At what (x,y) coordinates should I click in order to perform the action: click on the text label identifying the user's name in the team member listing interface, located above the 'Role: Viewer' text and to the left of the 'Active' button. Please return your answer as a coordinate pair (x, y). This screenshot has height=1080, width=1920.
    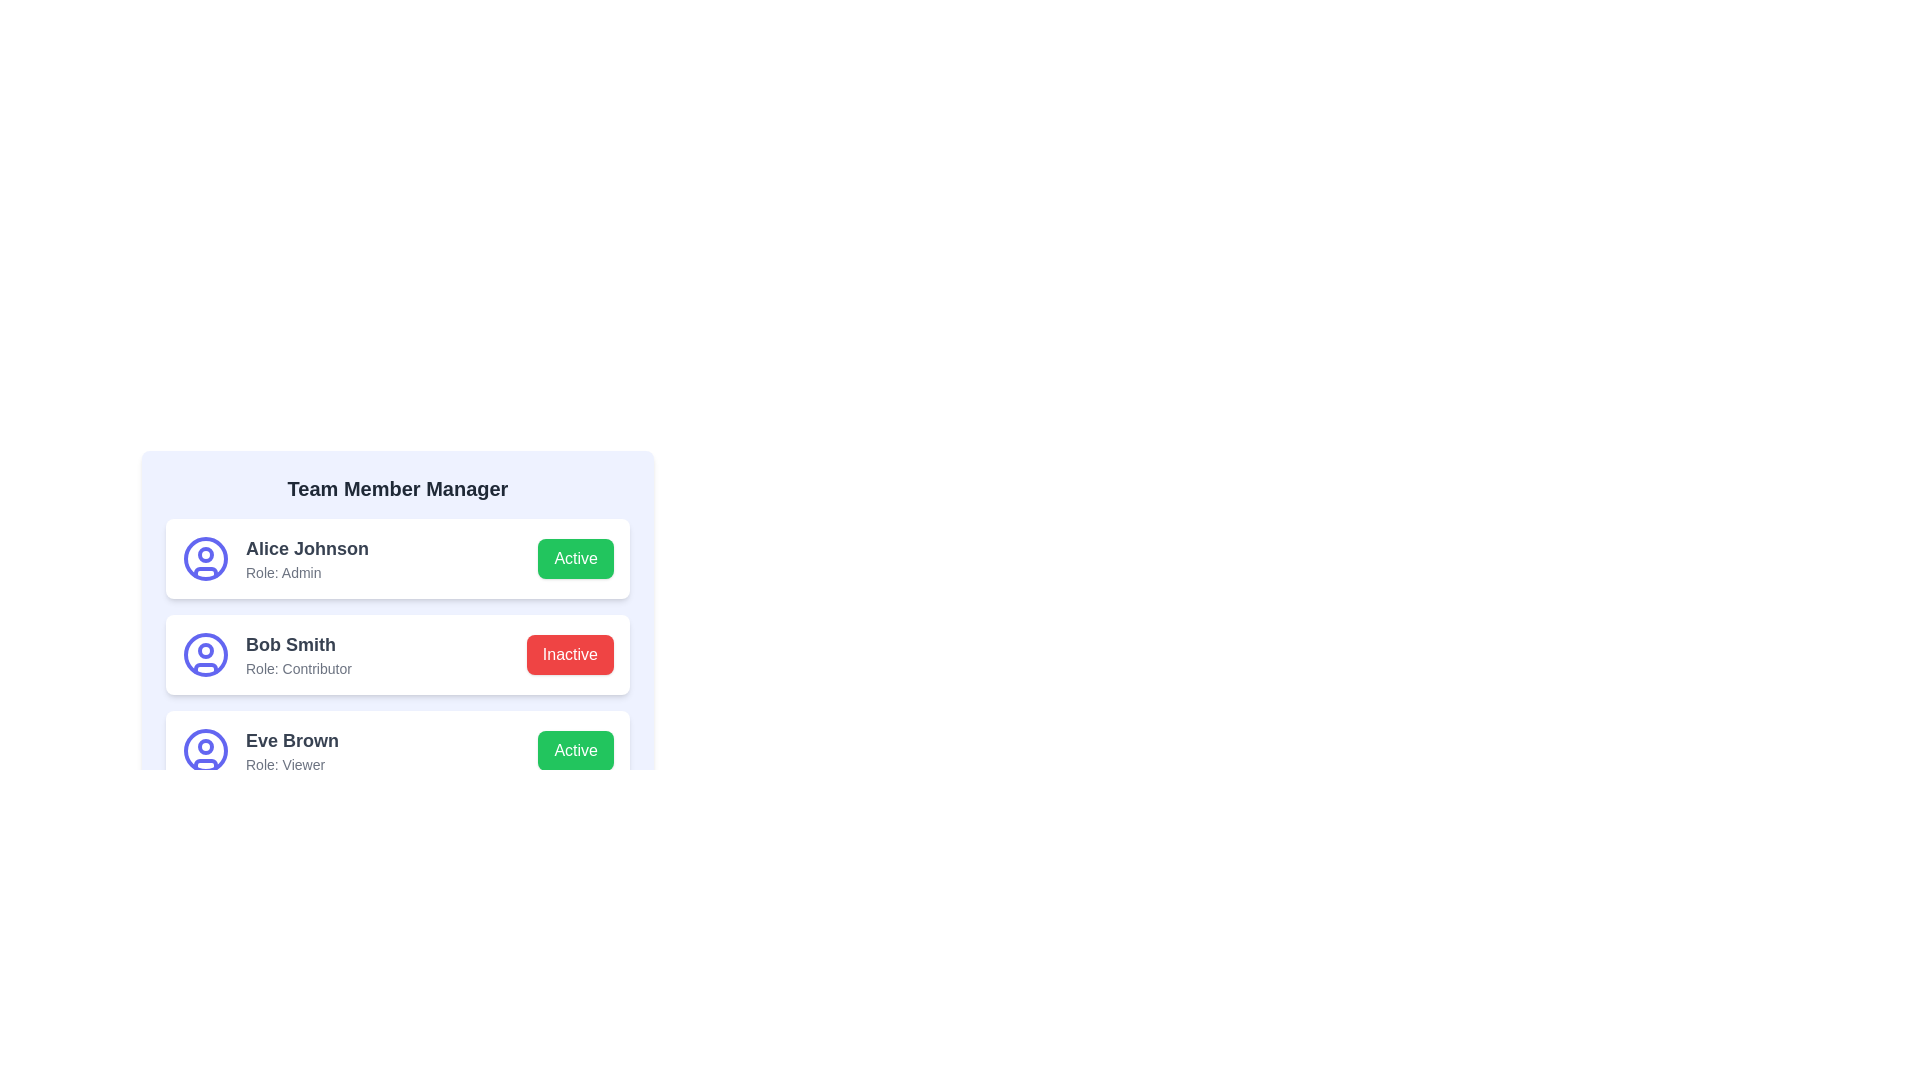
    Looking at the image, I should click on (291, 740).